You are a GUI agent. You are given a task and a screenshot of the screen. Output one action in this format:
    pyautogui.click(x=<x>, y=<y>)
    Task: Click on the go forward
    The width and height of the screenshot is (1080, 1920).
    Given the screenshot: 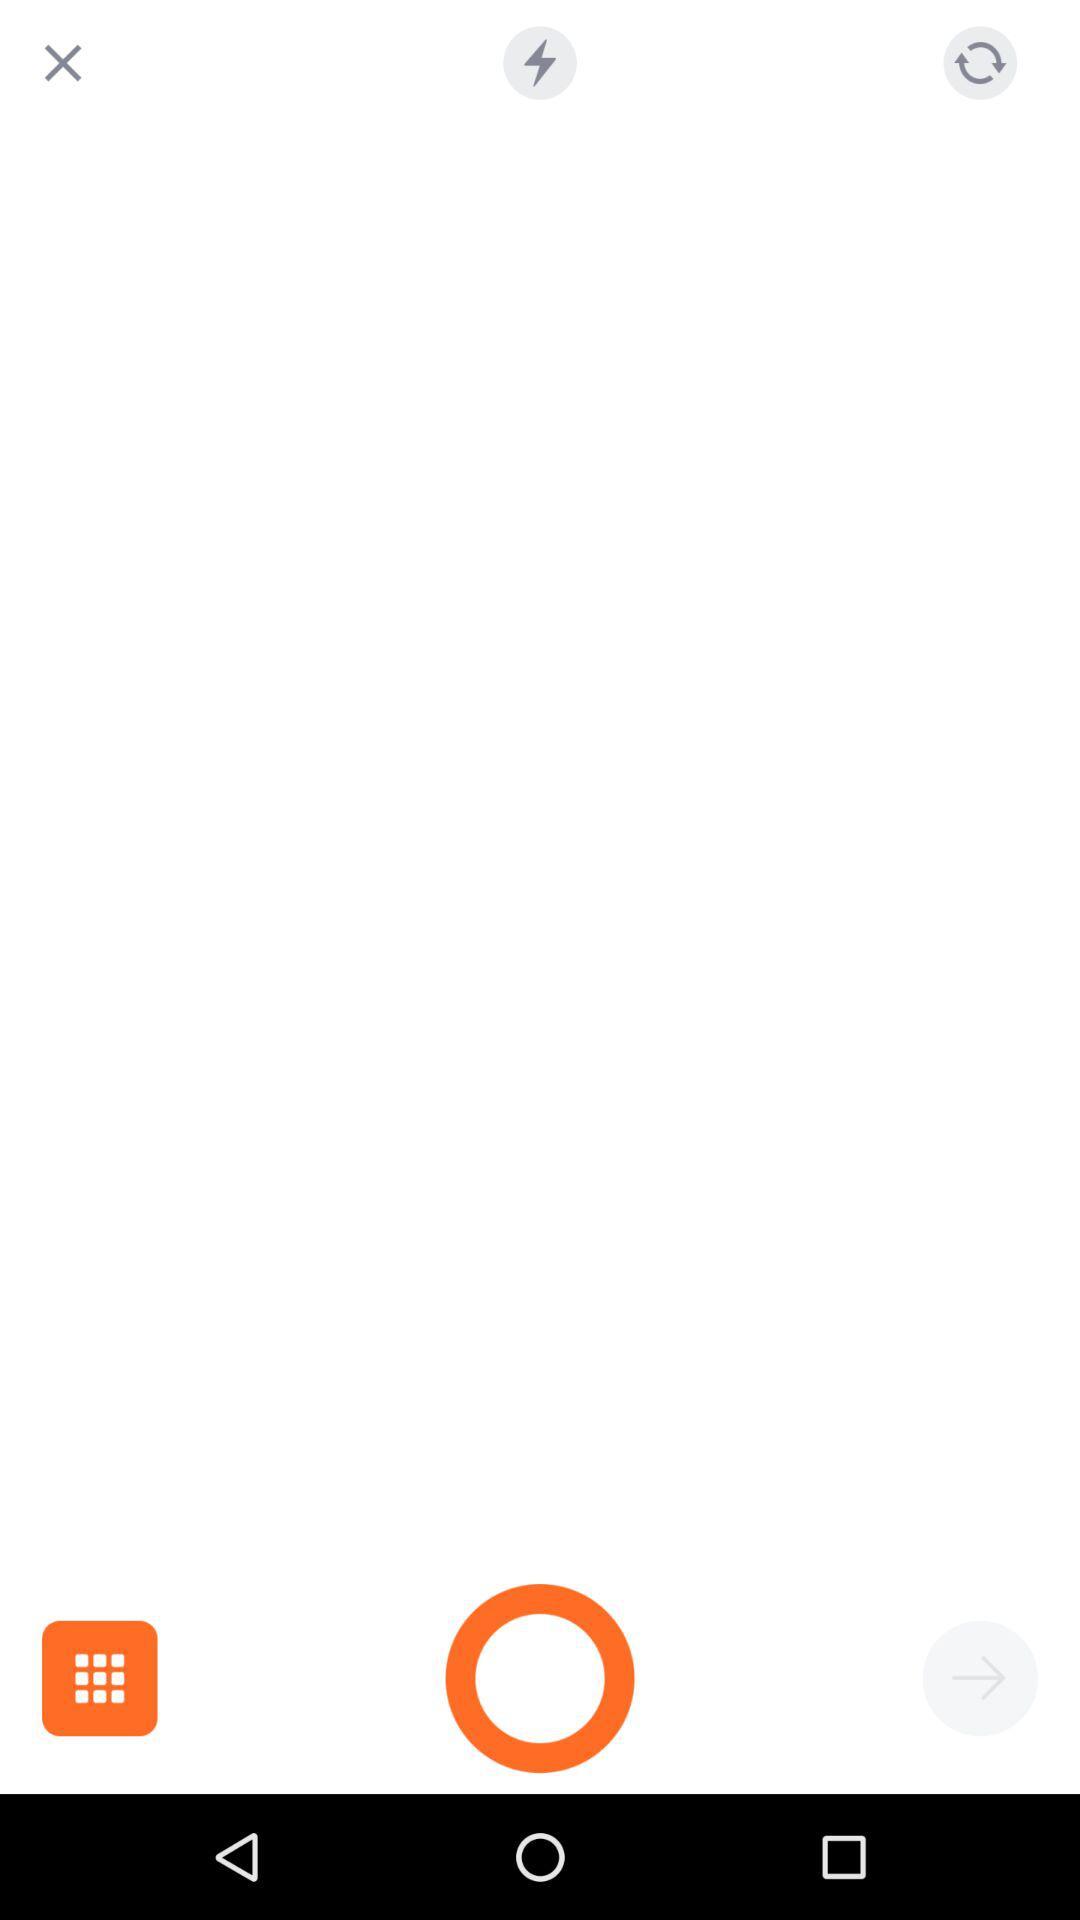 What is the action you would take?
    pyautogui.click(x=979, y=1678)
    